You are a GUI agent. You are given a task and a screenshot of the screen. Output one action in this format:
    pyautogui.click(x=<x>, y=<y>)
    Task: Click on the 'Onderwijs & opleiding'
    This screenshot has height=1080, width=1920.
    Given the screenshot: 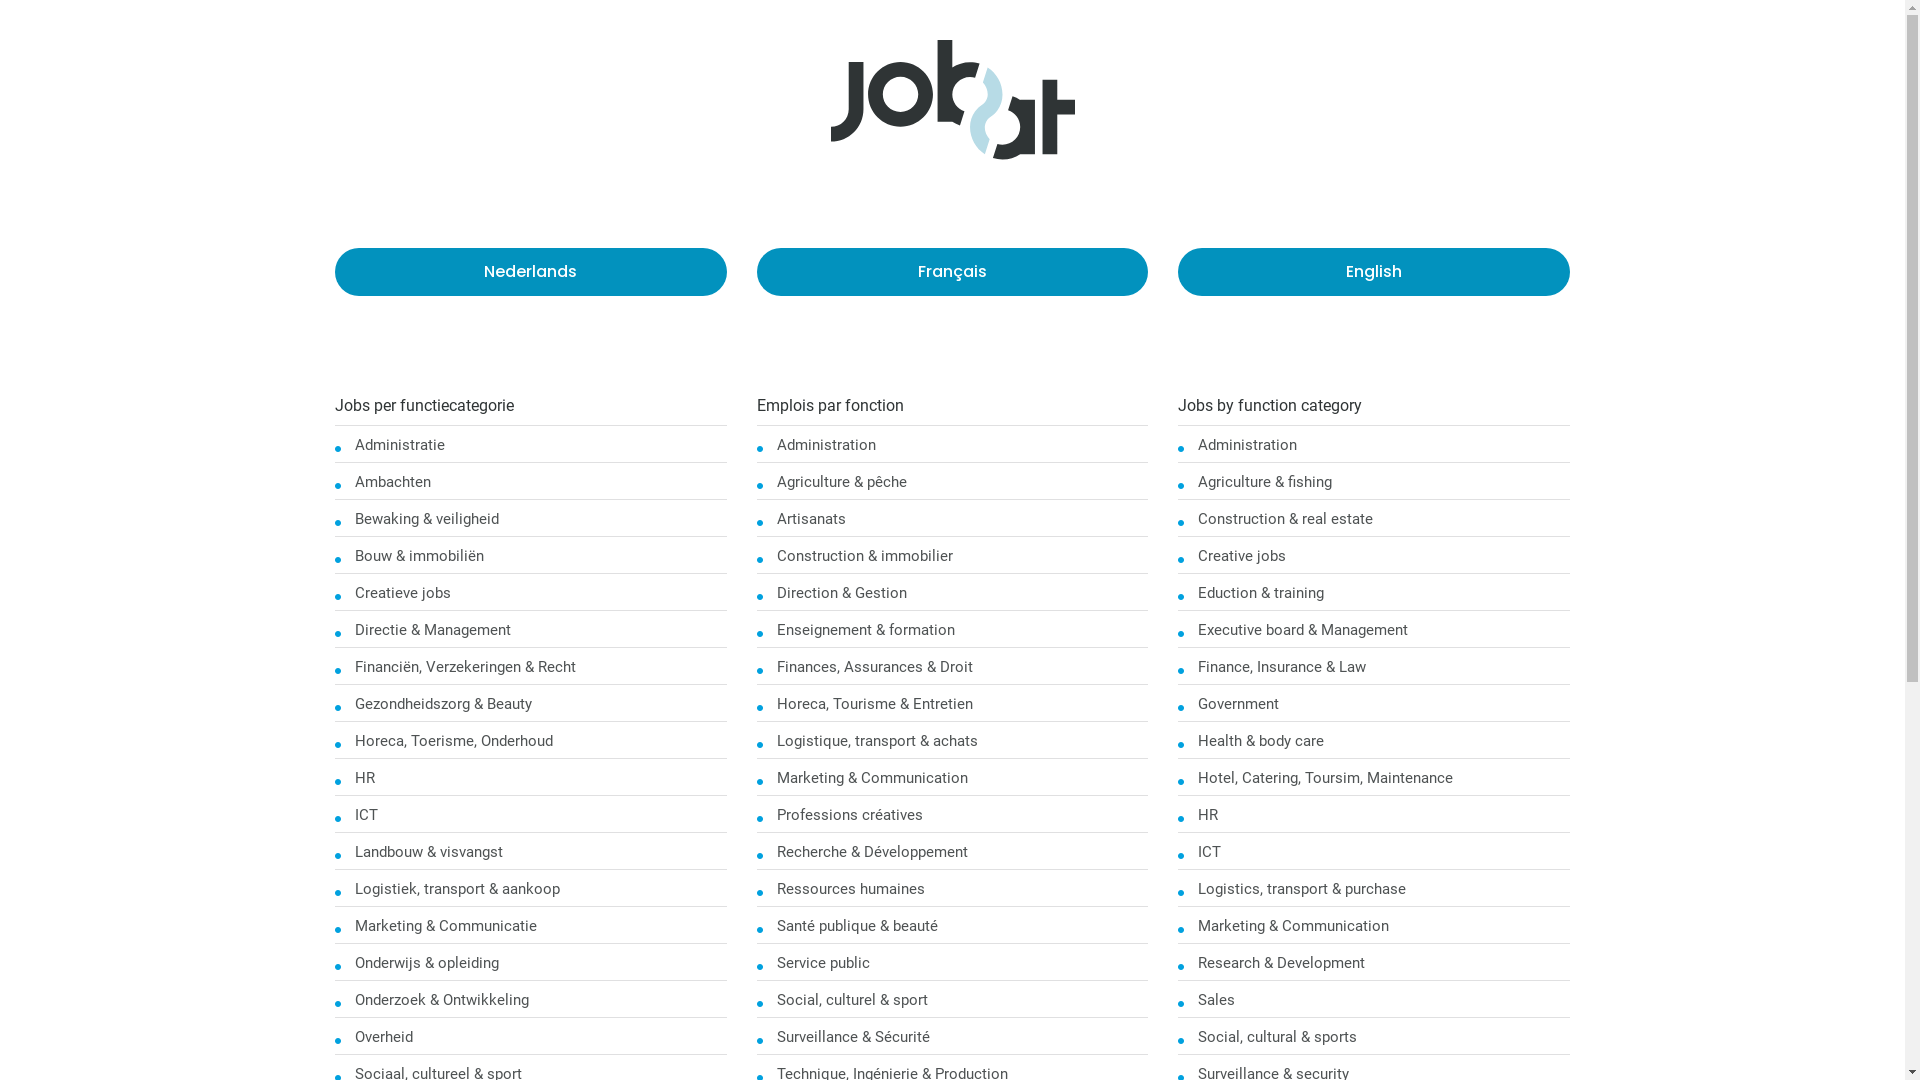 What is the action you would take?
    pyautogui.click(x=355, y=962)
    